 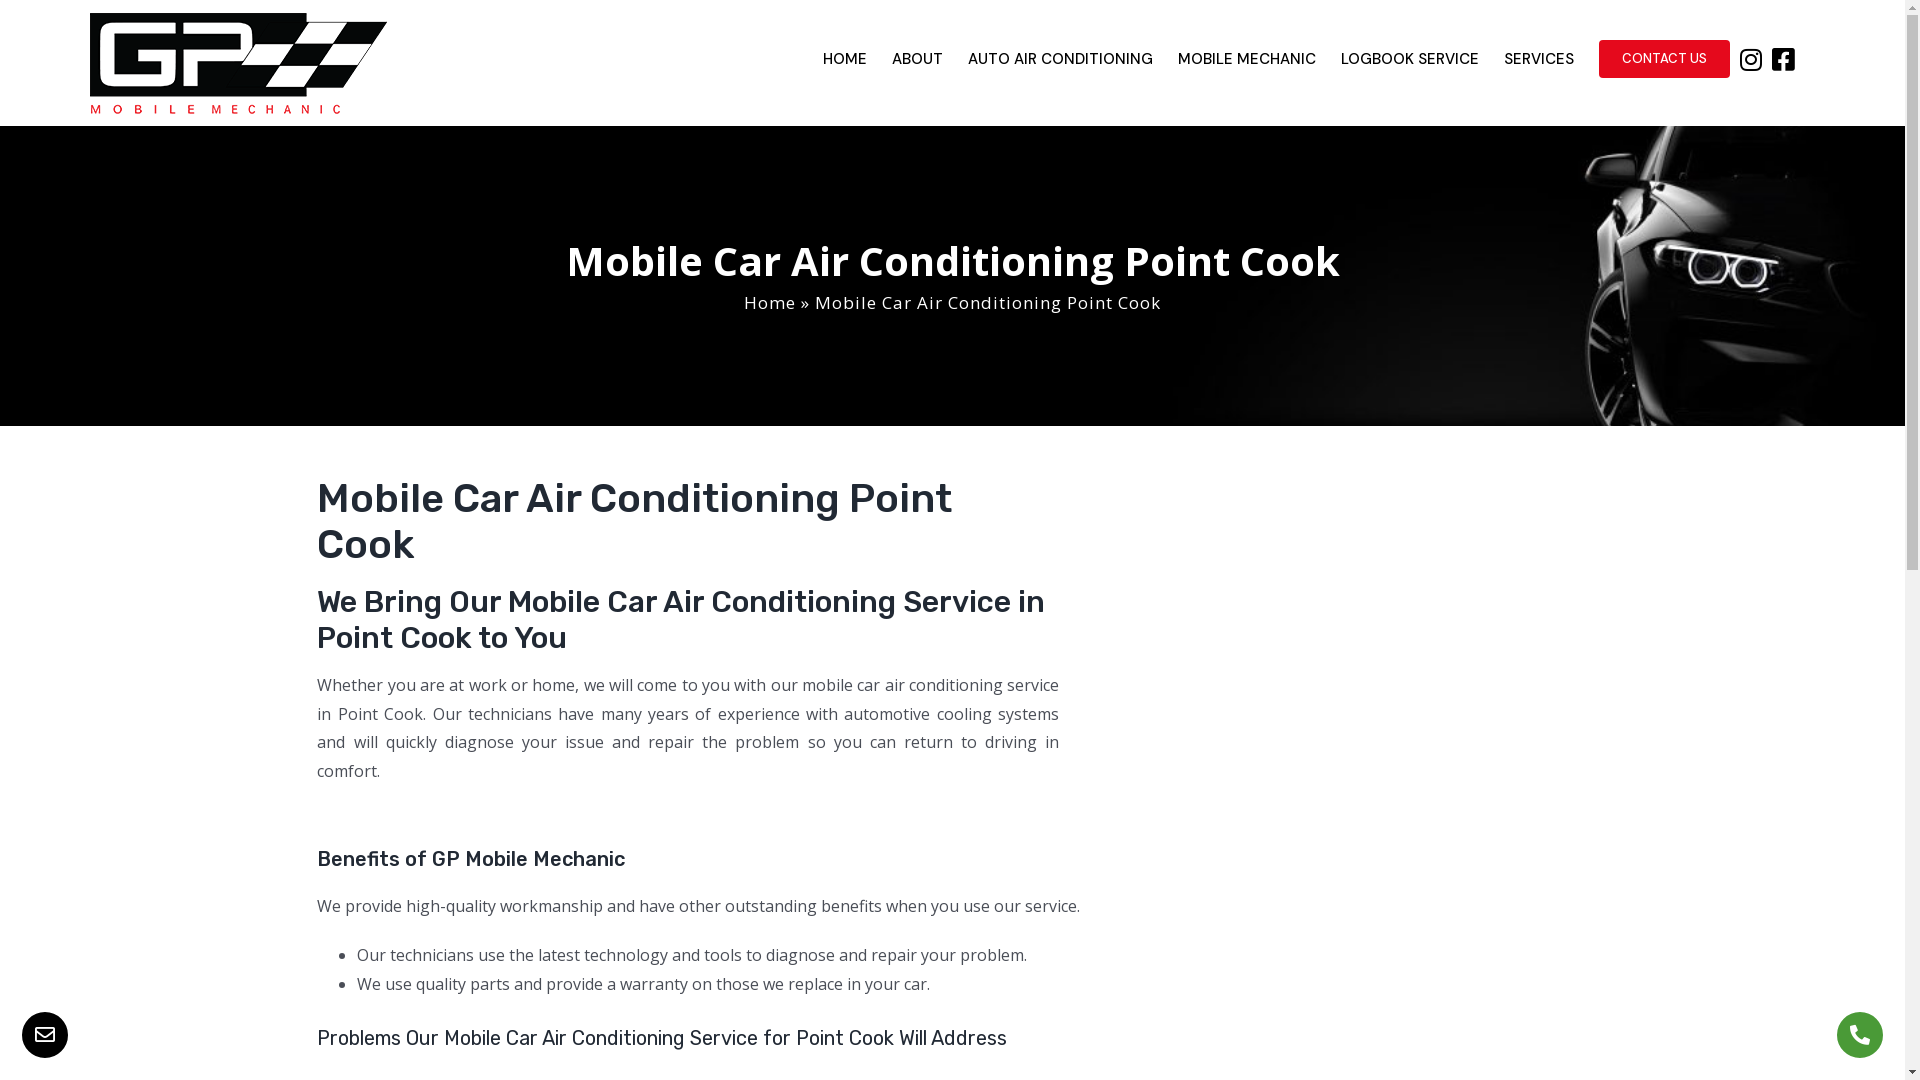 What do you see at coordinates (1409, 57) in the screenshot?
I see `'LOGBOOK SERVICE'` at bounding box center [1409, 57].